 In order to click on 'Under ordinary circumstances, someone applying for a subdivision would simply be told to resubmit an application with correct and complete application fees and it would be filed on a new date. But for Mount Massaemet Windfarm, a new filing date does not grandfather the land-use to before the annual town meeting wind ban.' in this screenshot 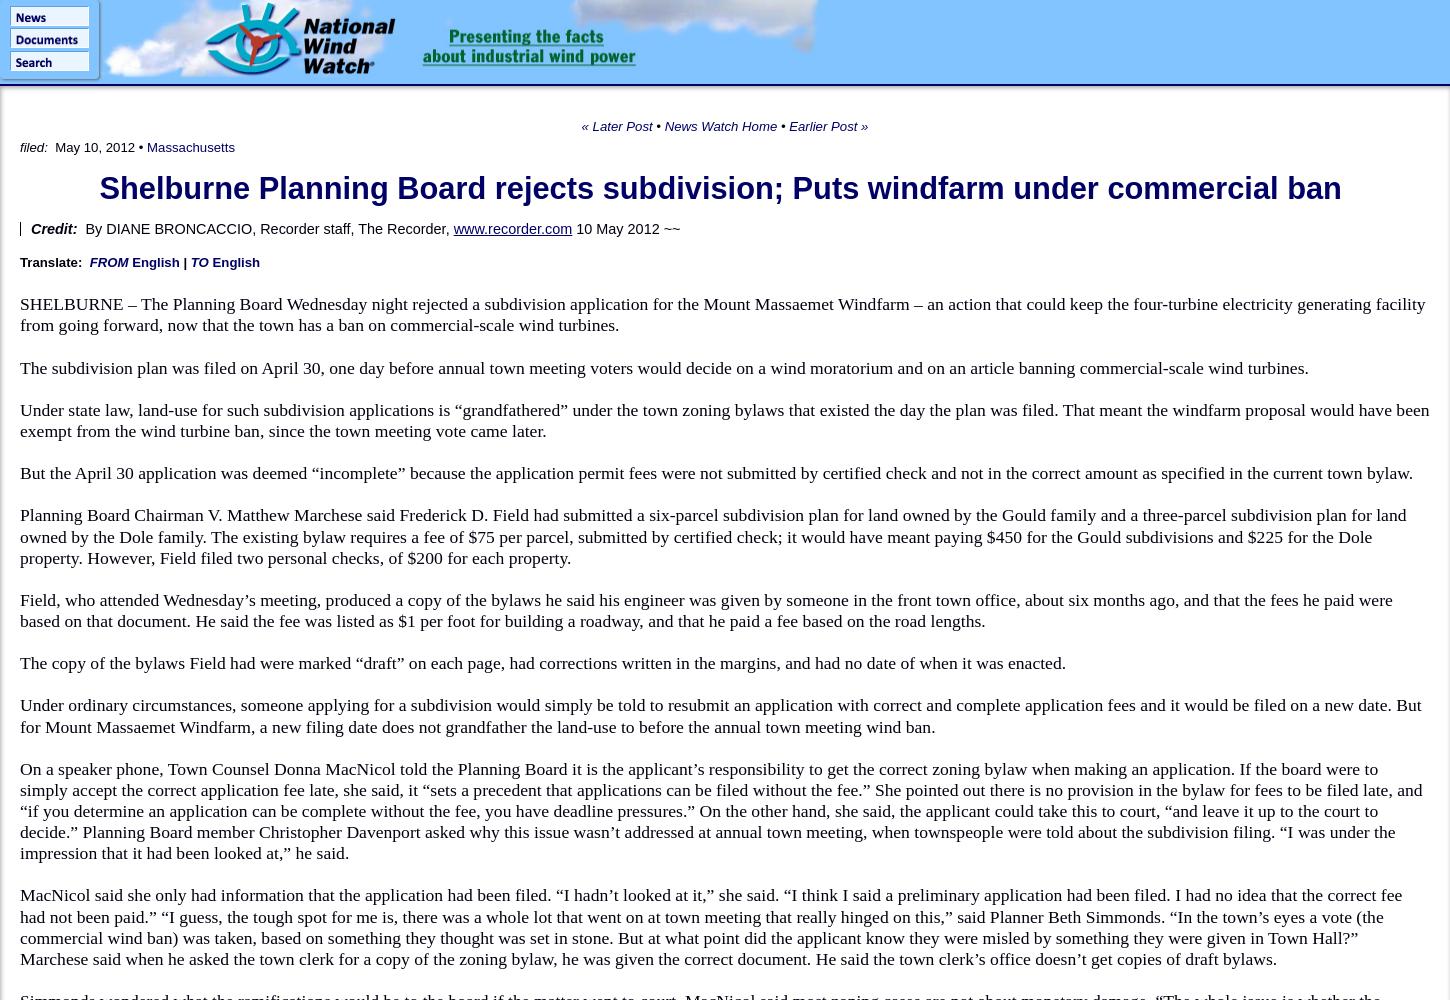, I will do `click(719, 714)`.